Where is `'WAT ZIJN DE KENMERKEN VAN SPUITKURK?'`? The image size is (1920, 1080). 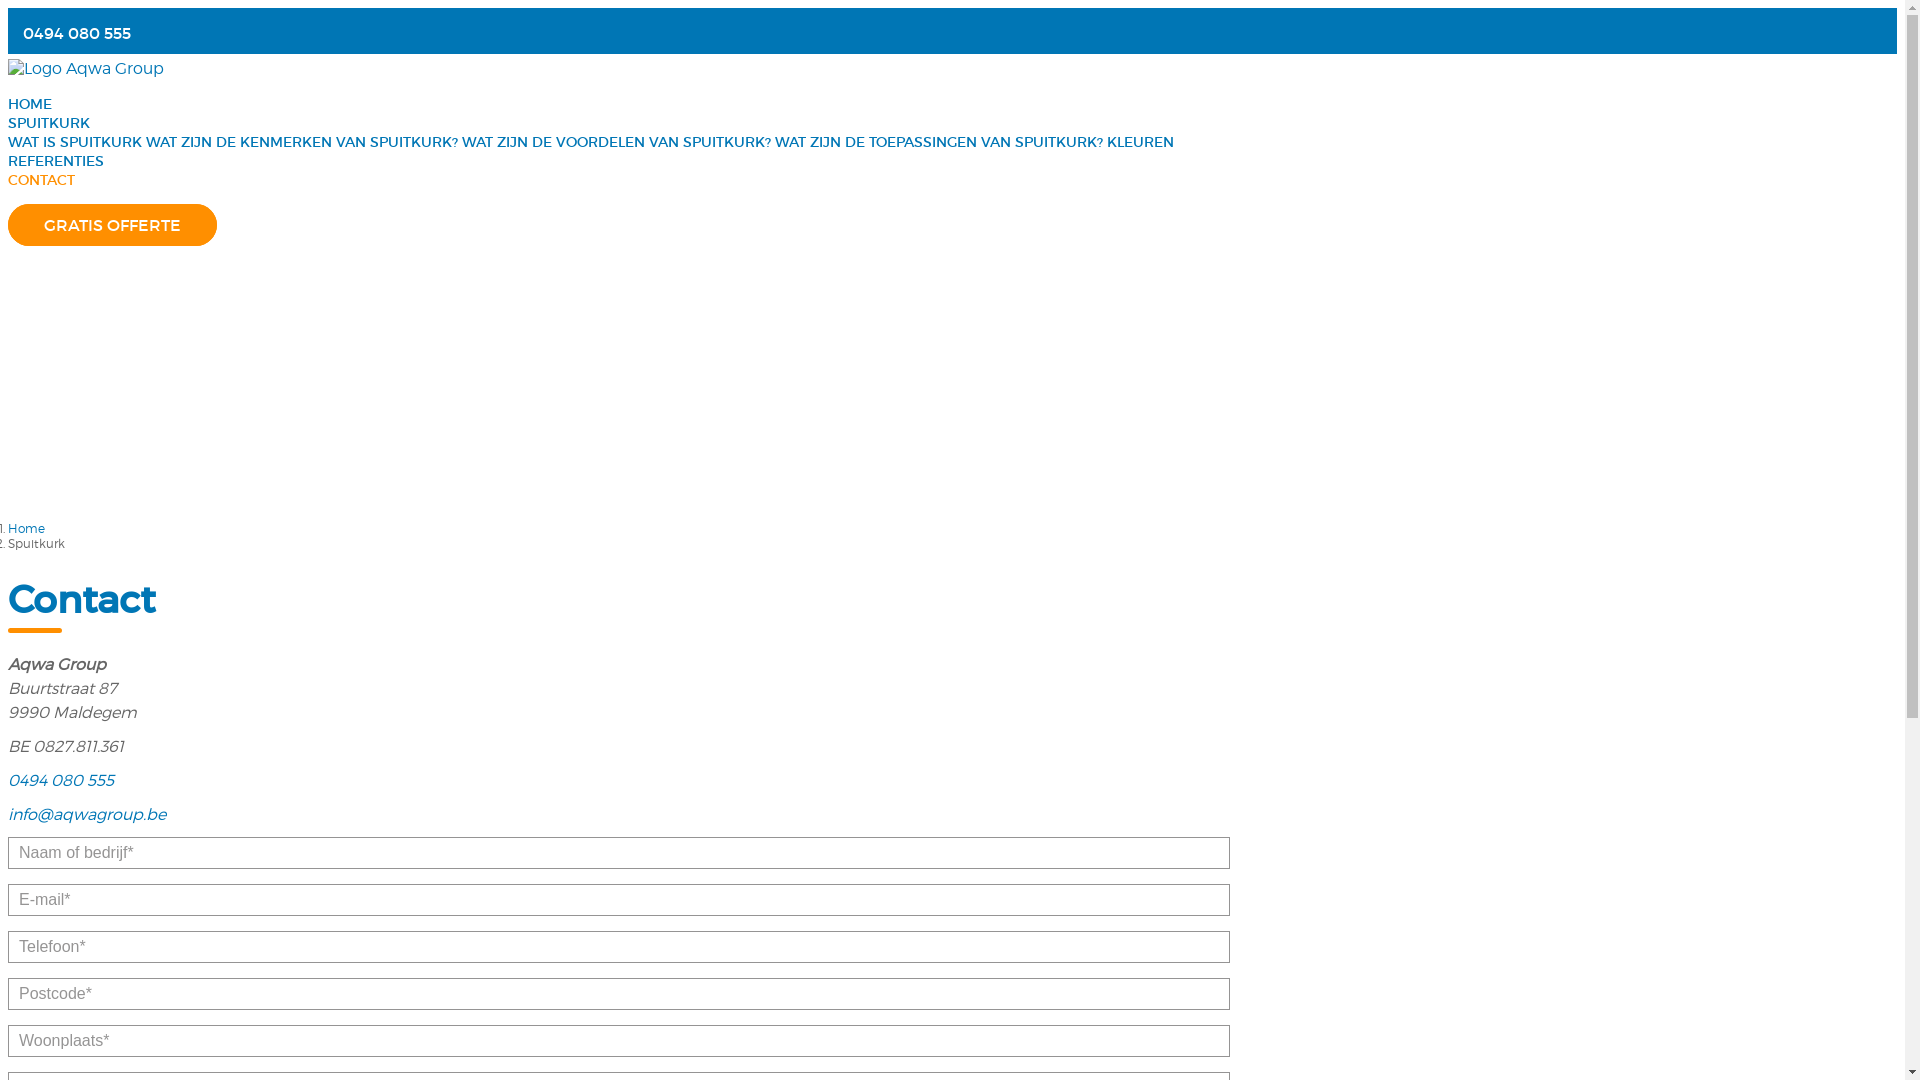 'WAT ZIJN DE KENMERKEN VAN SPUITKURK?' is located at coordinates (144, 141).